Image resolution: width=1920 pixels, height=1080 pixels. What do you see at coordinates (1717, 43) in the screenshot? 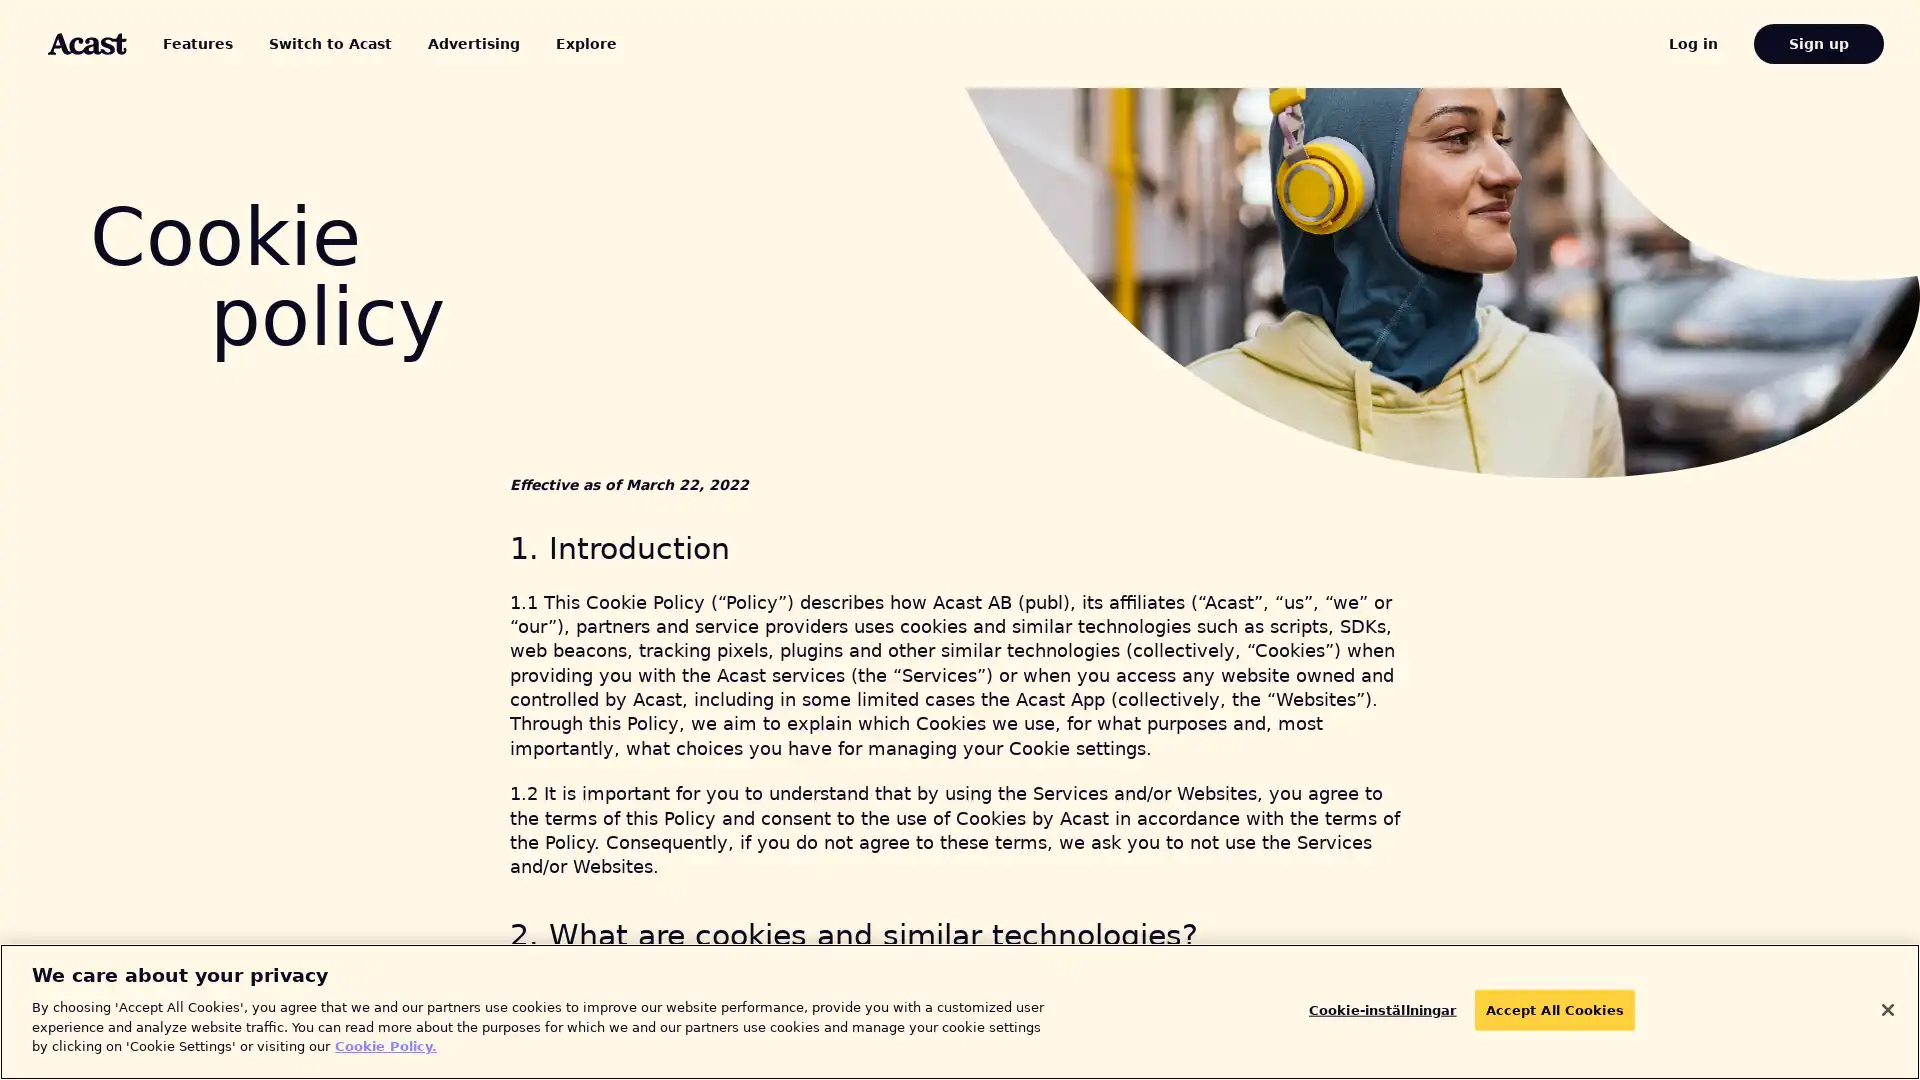
I see `Log in` at bounding box center [1717, 43].